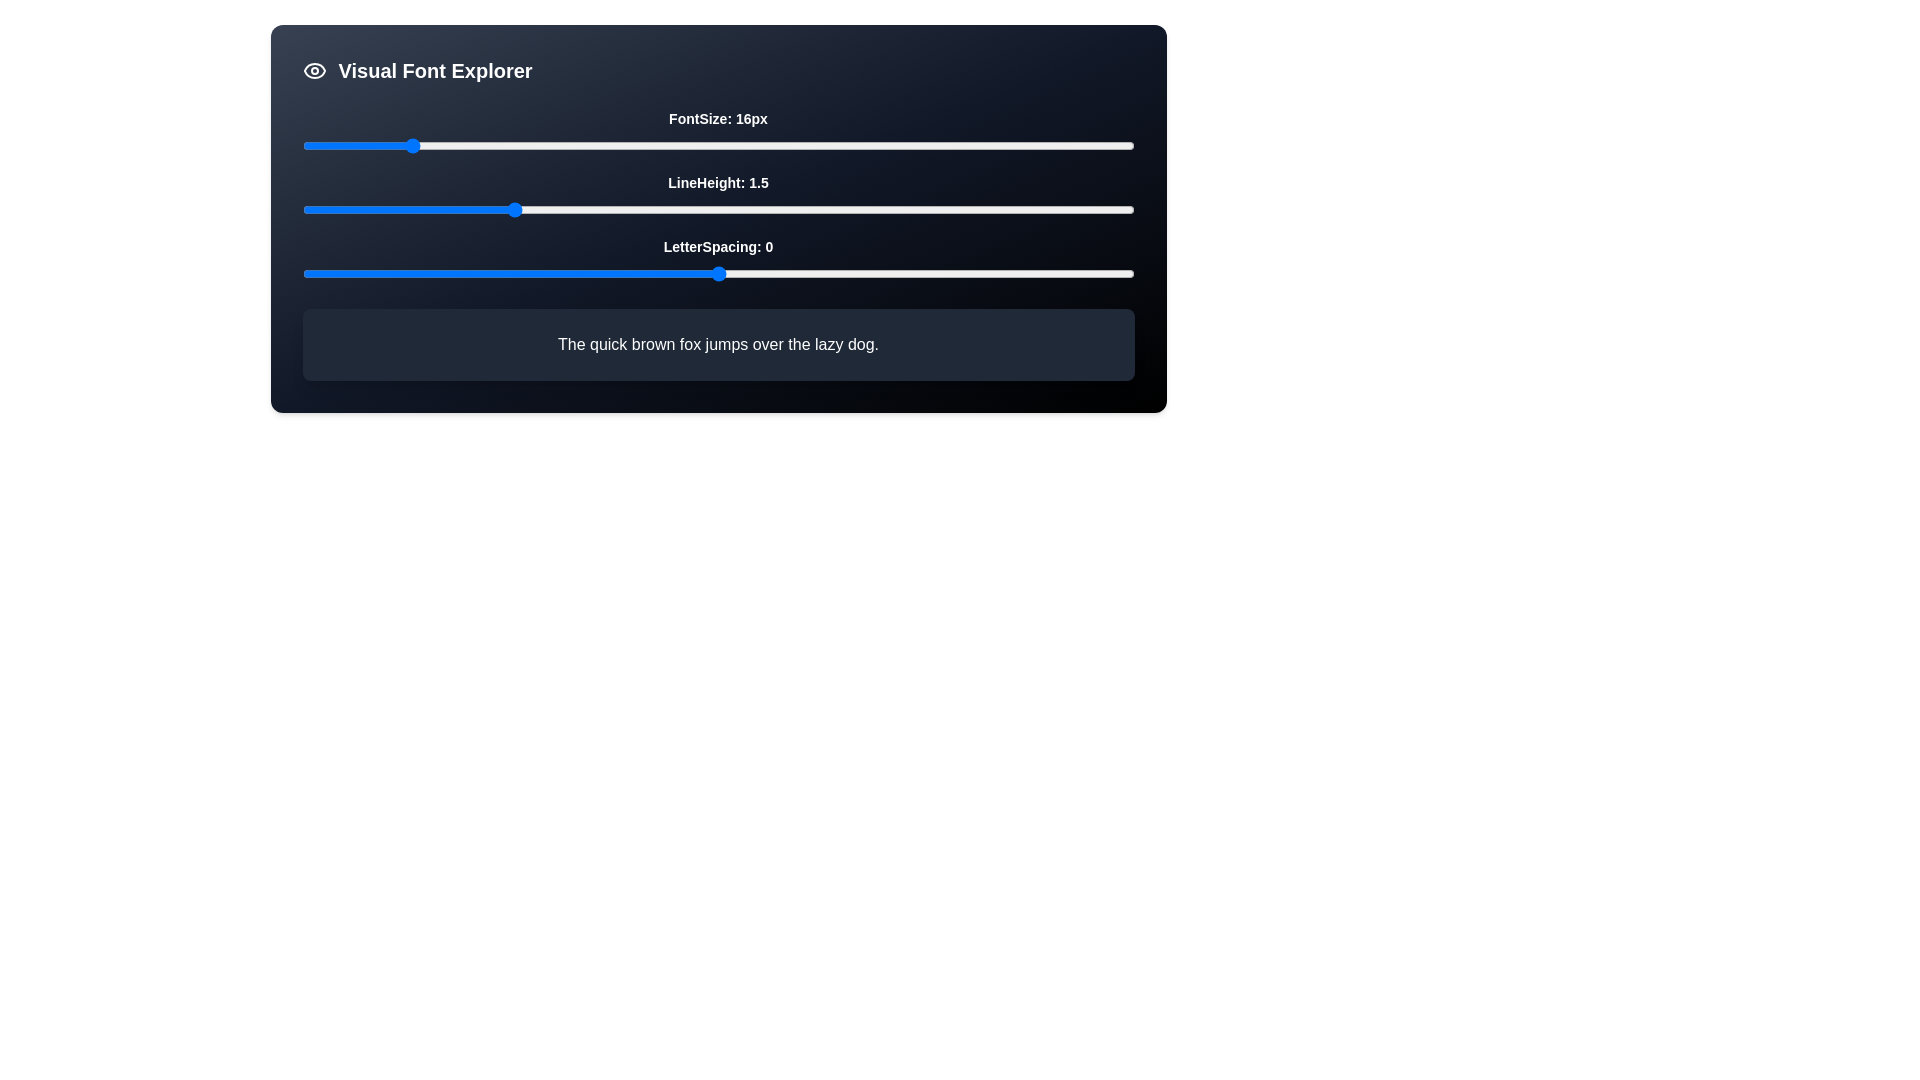  What do you see at coordinates (587, 145) in the screenshot?
I see `the font size slider to 30 pixels` at bounding box center [587, 145].